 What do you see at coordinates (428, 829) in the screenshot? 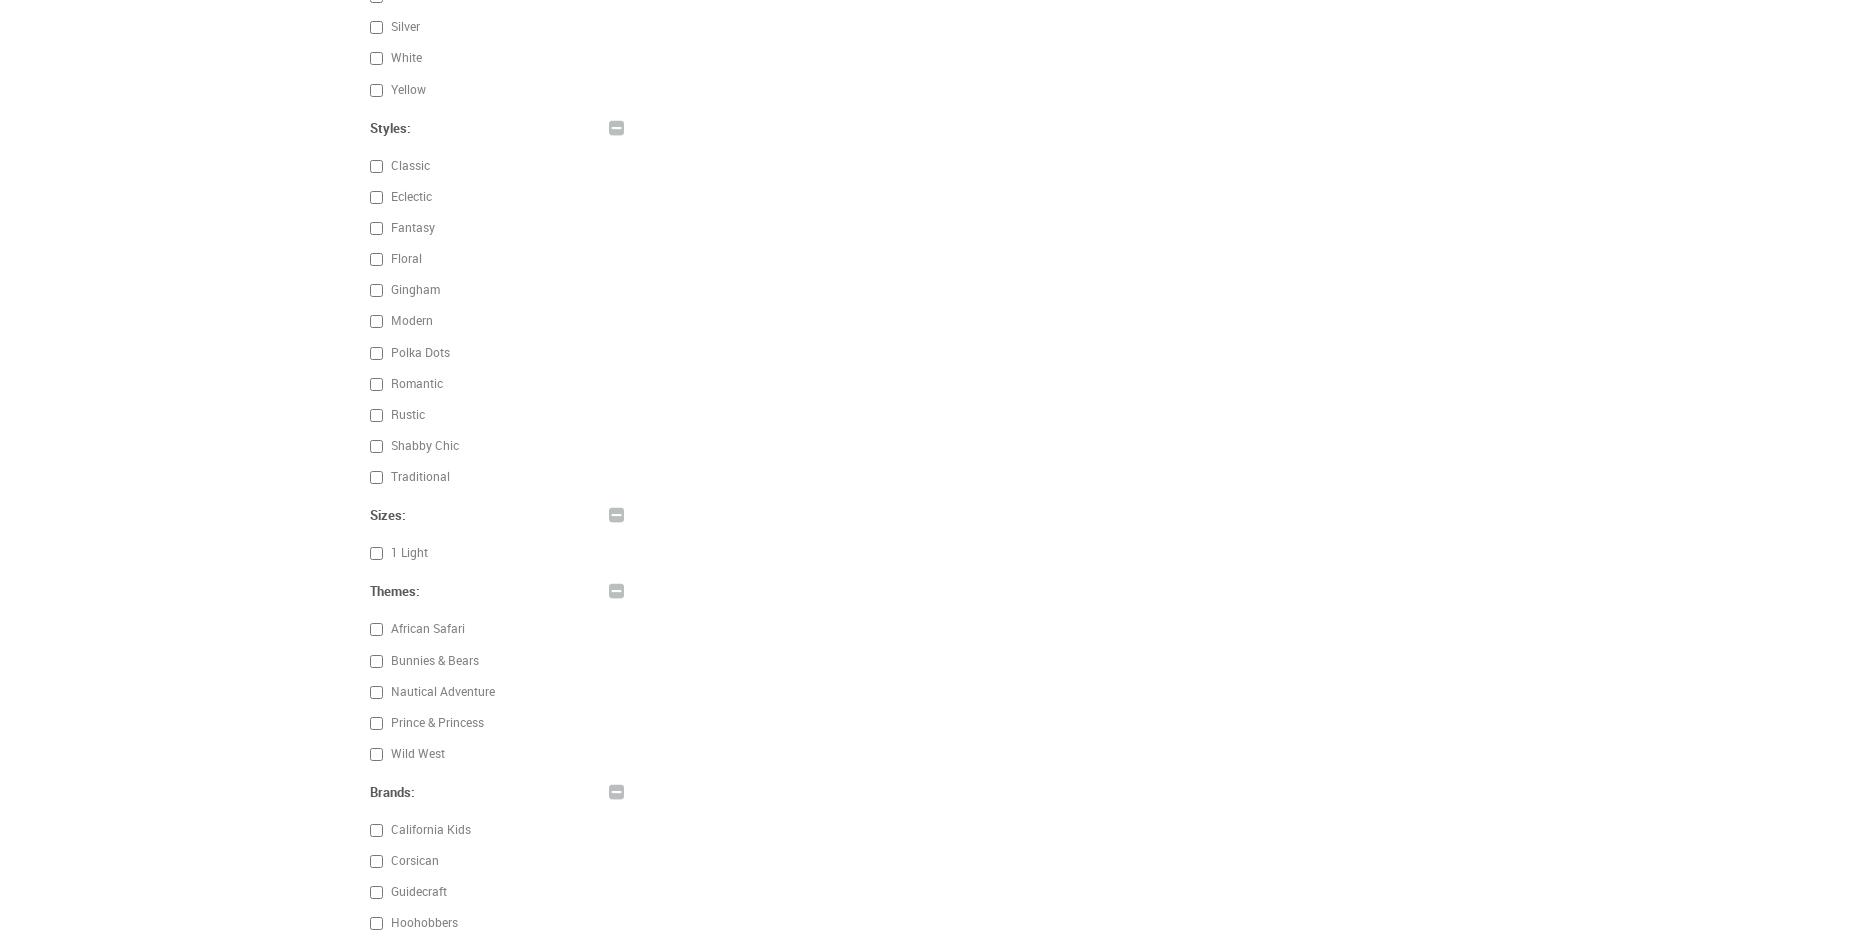
I see `'California Kids'` at bounding box center [428, 829].